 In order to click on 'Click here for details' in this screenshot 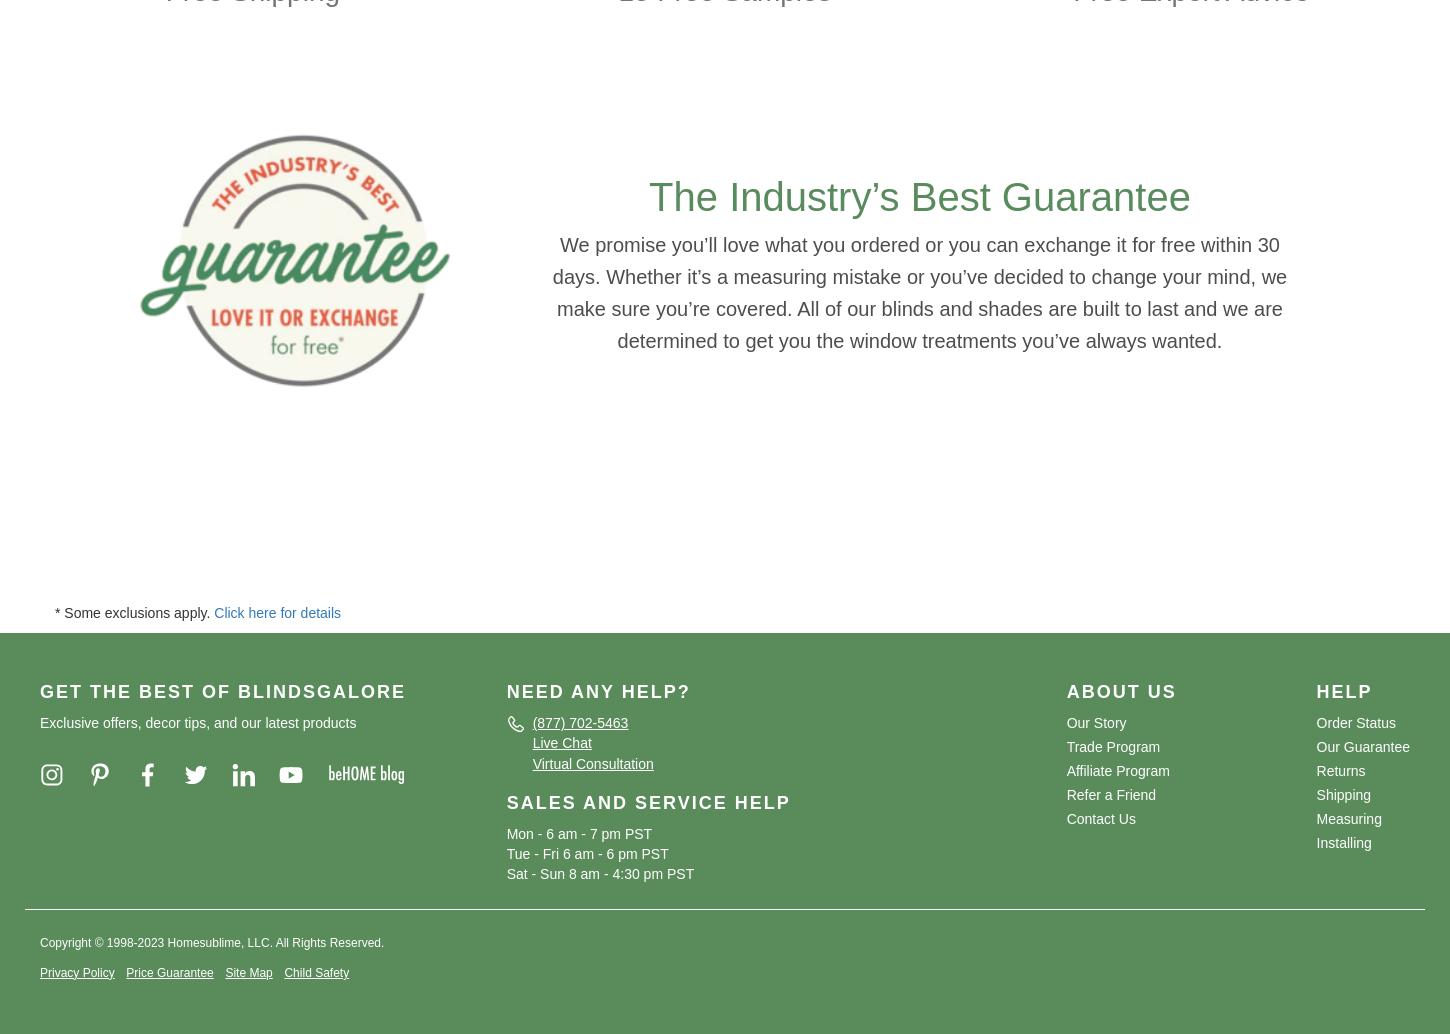, I will do `click(277, 612)`.